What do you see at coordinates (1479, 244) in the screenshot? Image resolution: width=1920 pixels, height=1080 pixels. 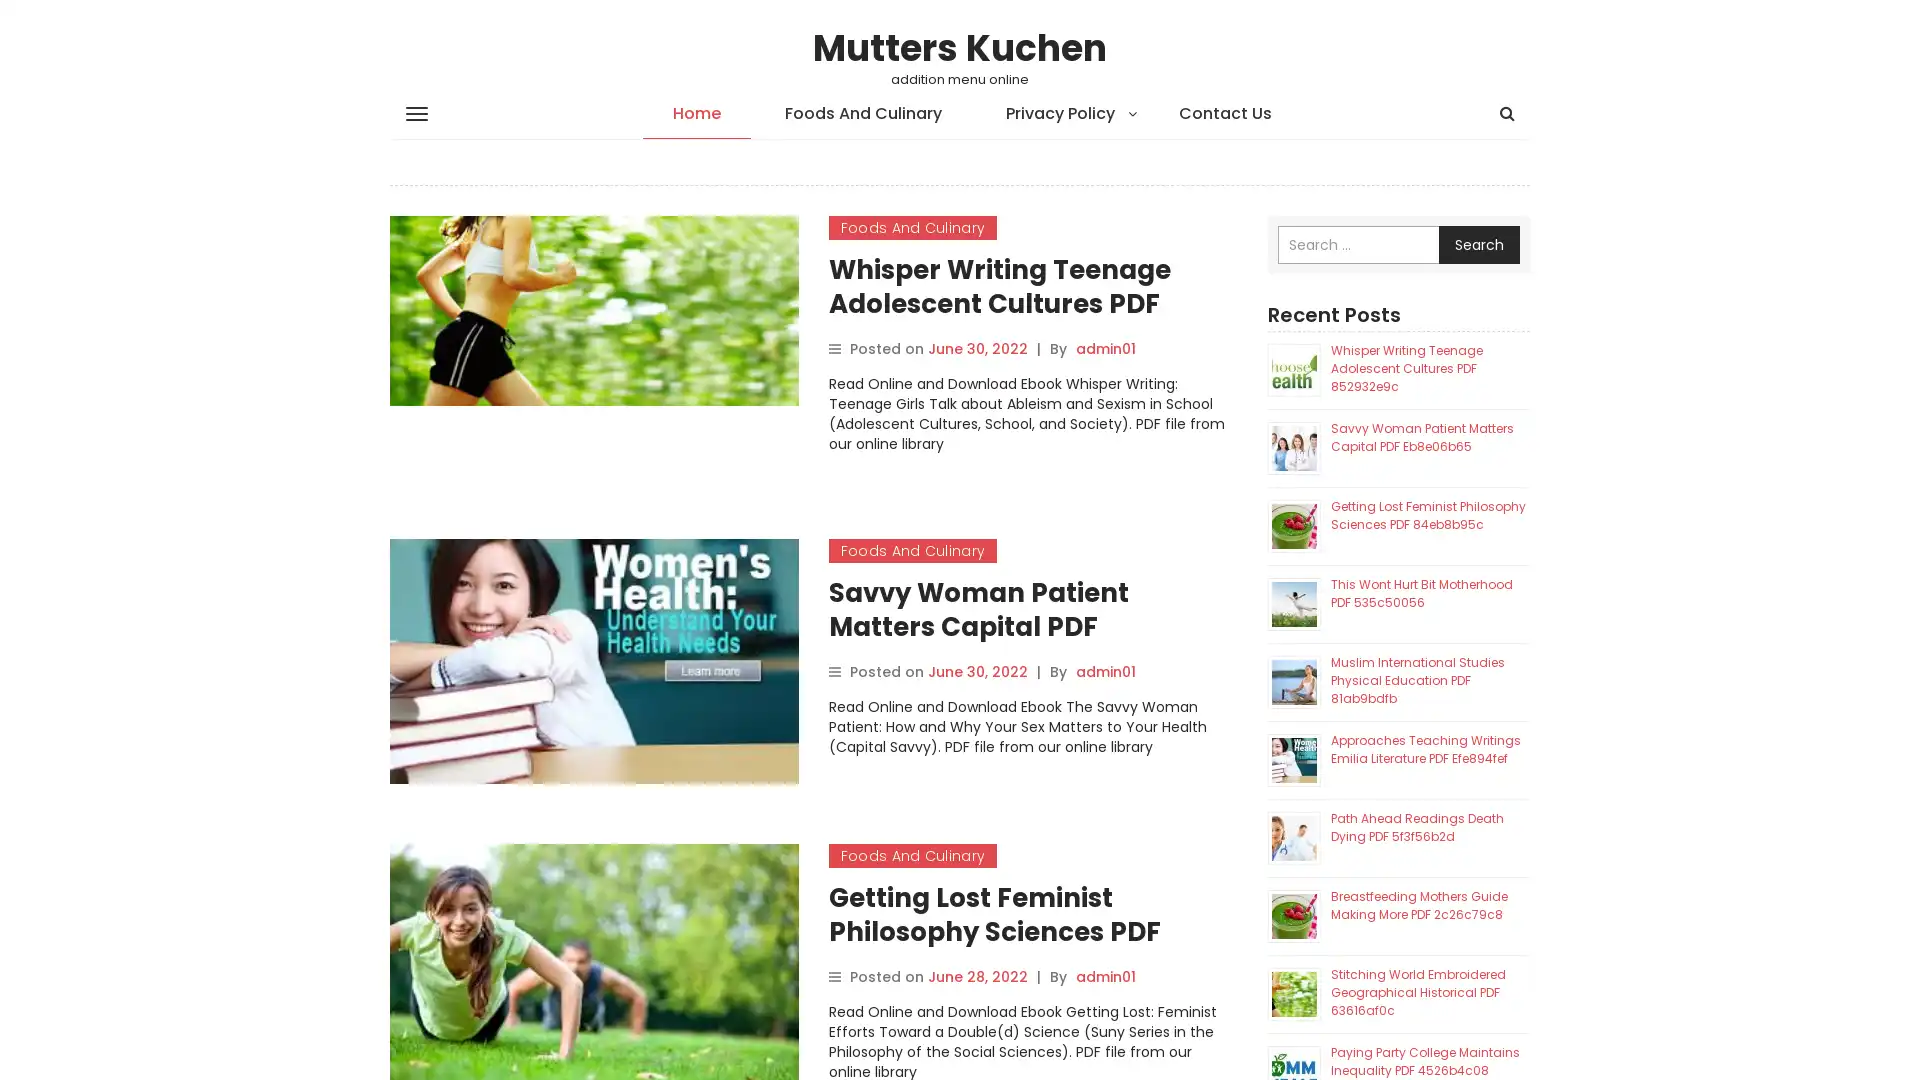 I see `Search` at bounding box center [1479, 244].